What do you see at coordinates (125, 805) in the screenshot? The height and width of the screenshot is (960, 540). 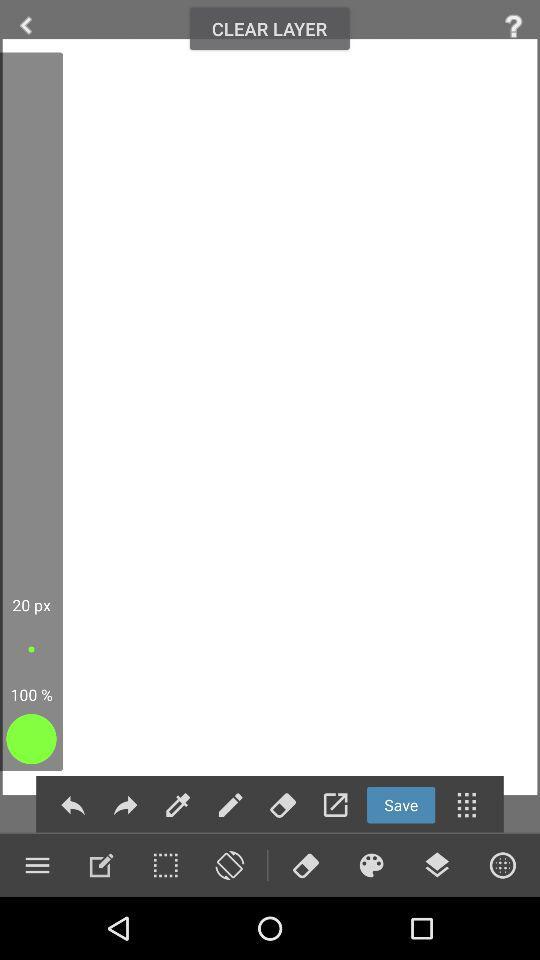 I see `forver` at bounding box center [125, 805].